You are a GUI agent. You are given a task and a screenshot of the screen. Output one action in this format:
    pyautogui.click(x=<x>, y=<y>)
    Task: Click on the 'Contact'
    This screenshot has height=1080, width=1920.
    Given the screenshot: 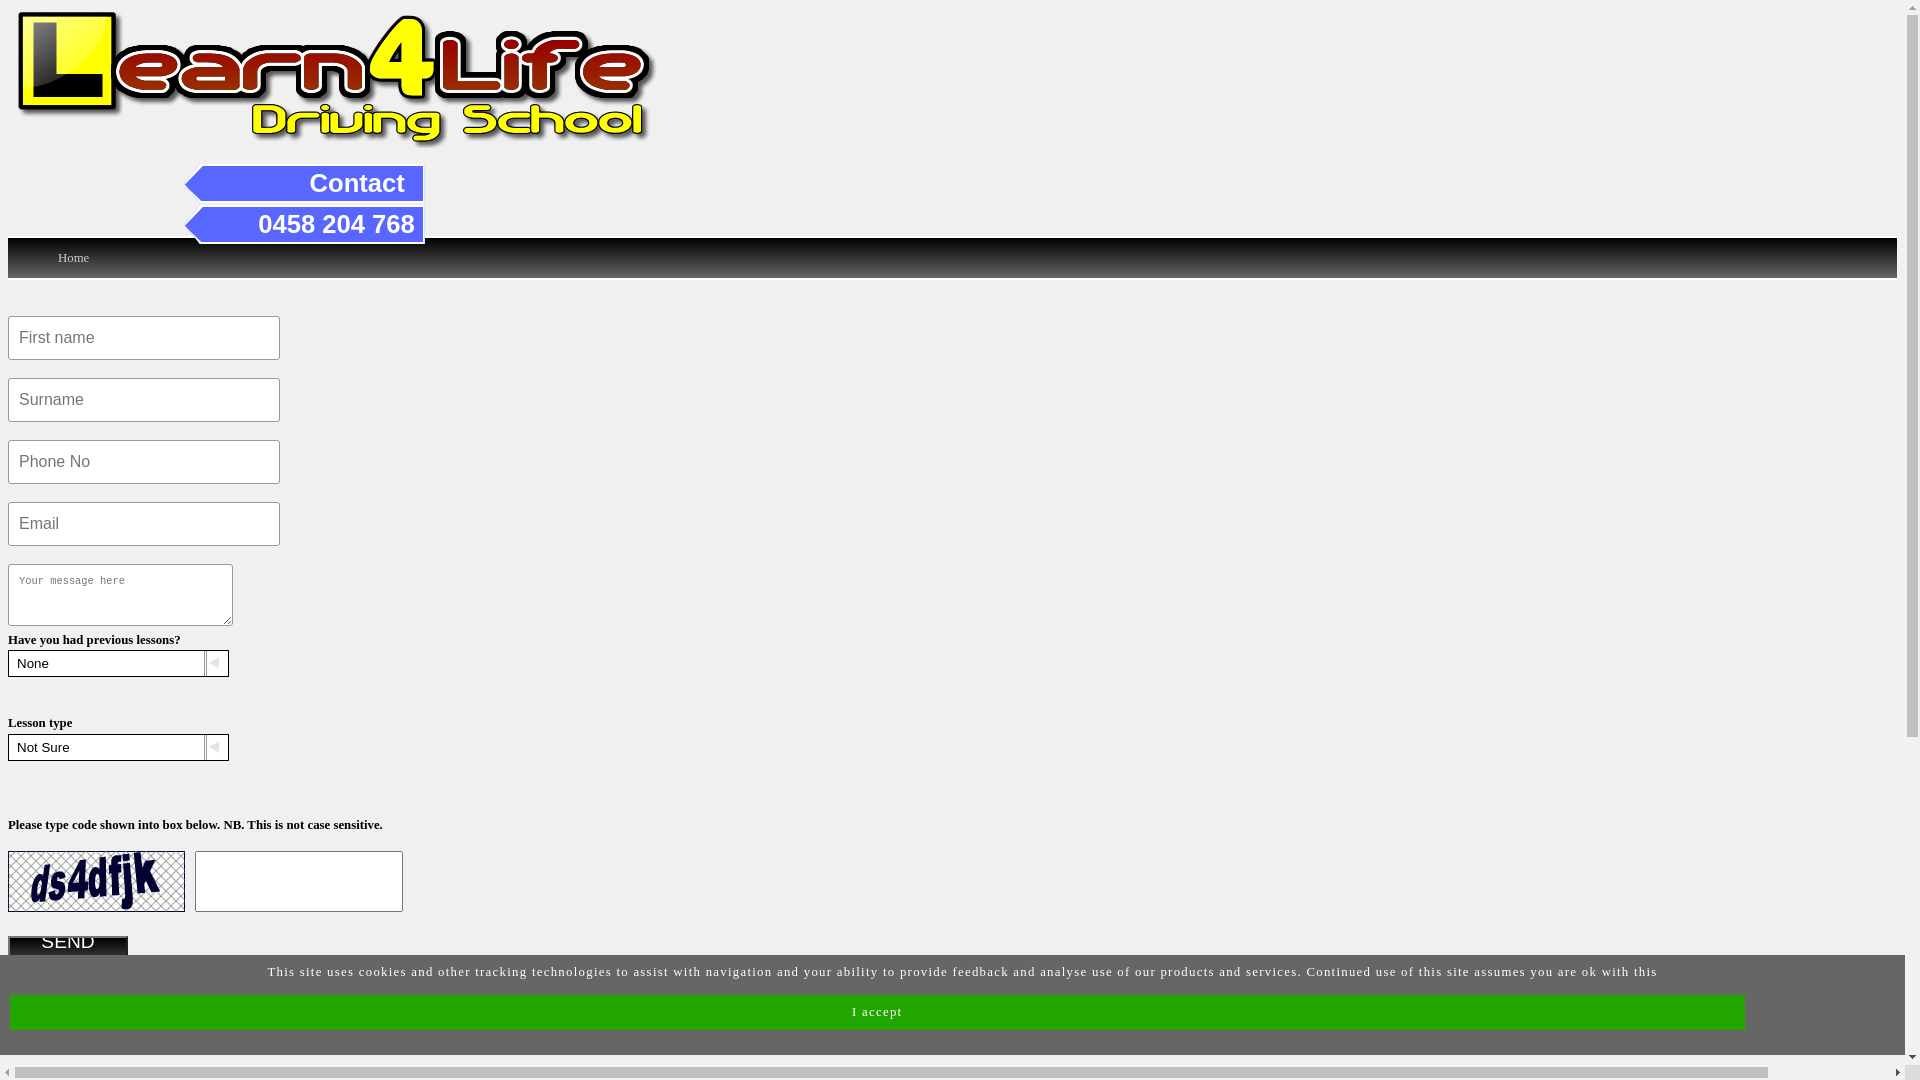 What is the action you would take?
    pyautogui.click(x=357, y=182)
    